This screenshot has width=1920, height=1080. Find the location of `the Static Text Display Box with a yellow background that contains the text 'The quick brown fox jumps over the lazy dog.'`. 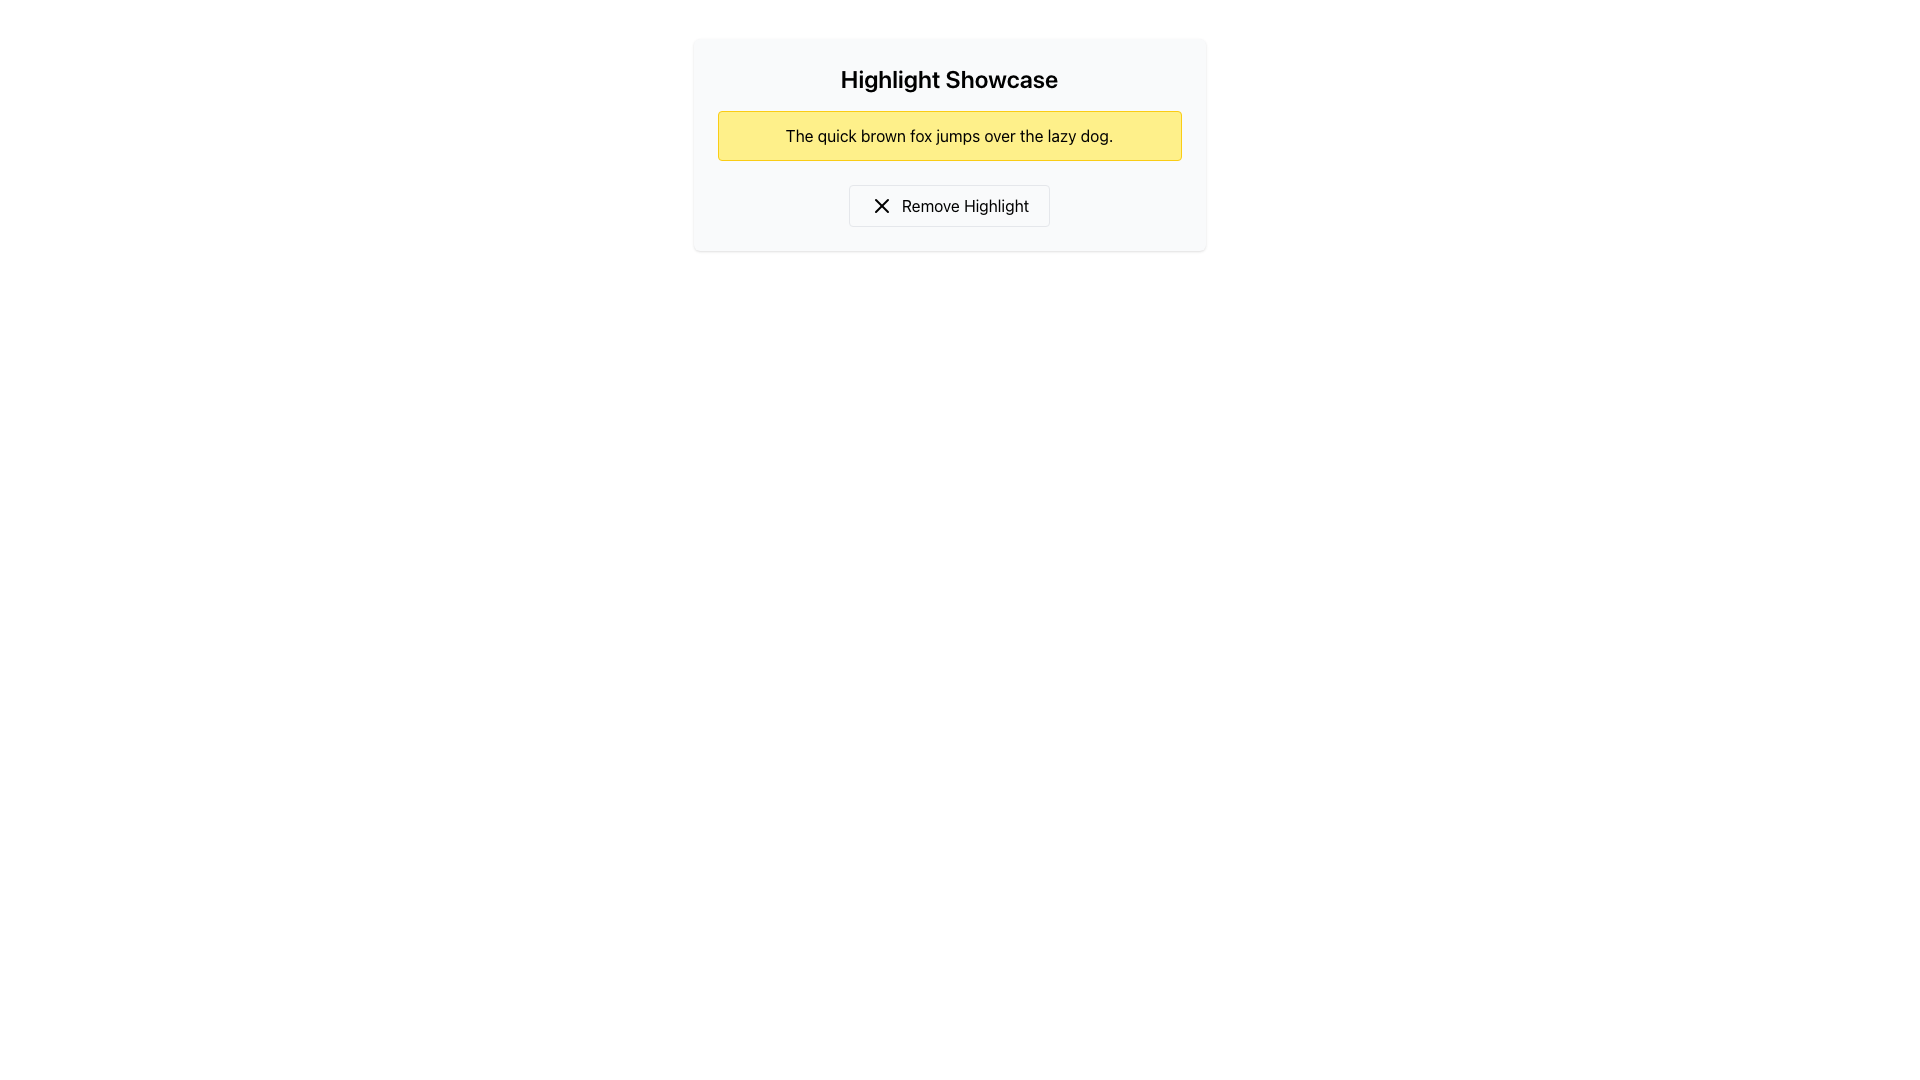

the Static Text Display Box with a yellow background that contains the text 'The quick brown fox jumps over the lazy dog.' is located at coordinates (948, 135).